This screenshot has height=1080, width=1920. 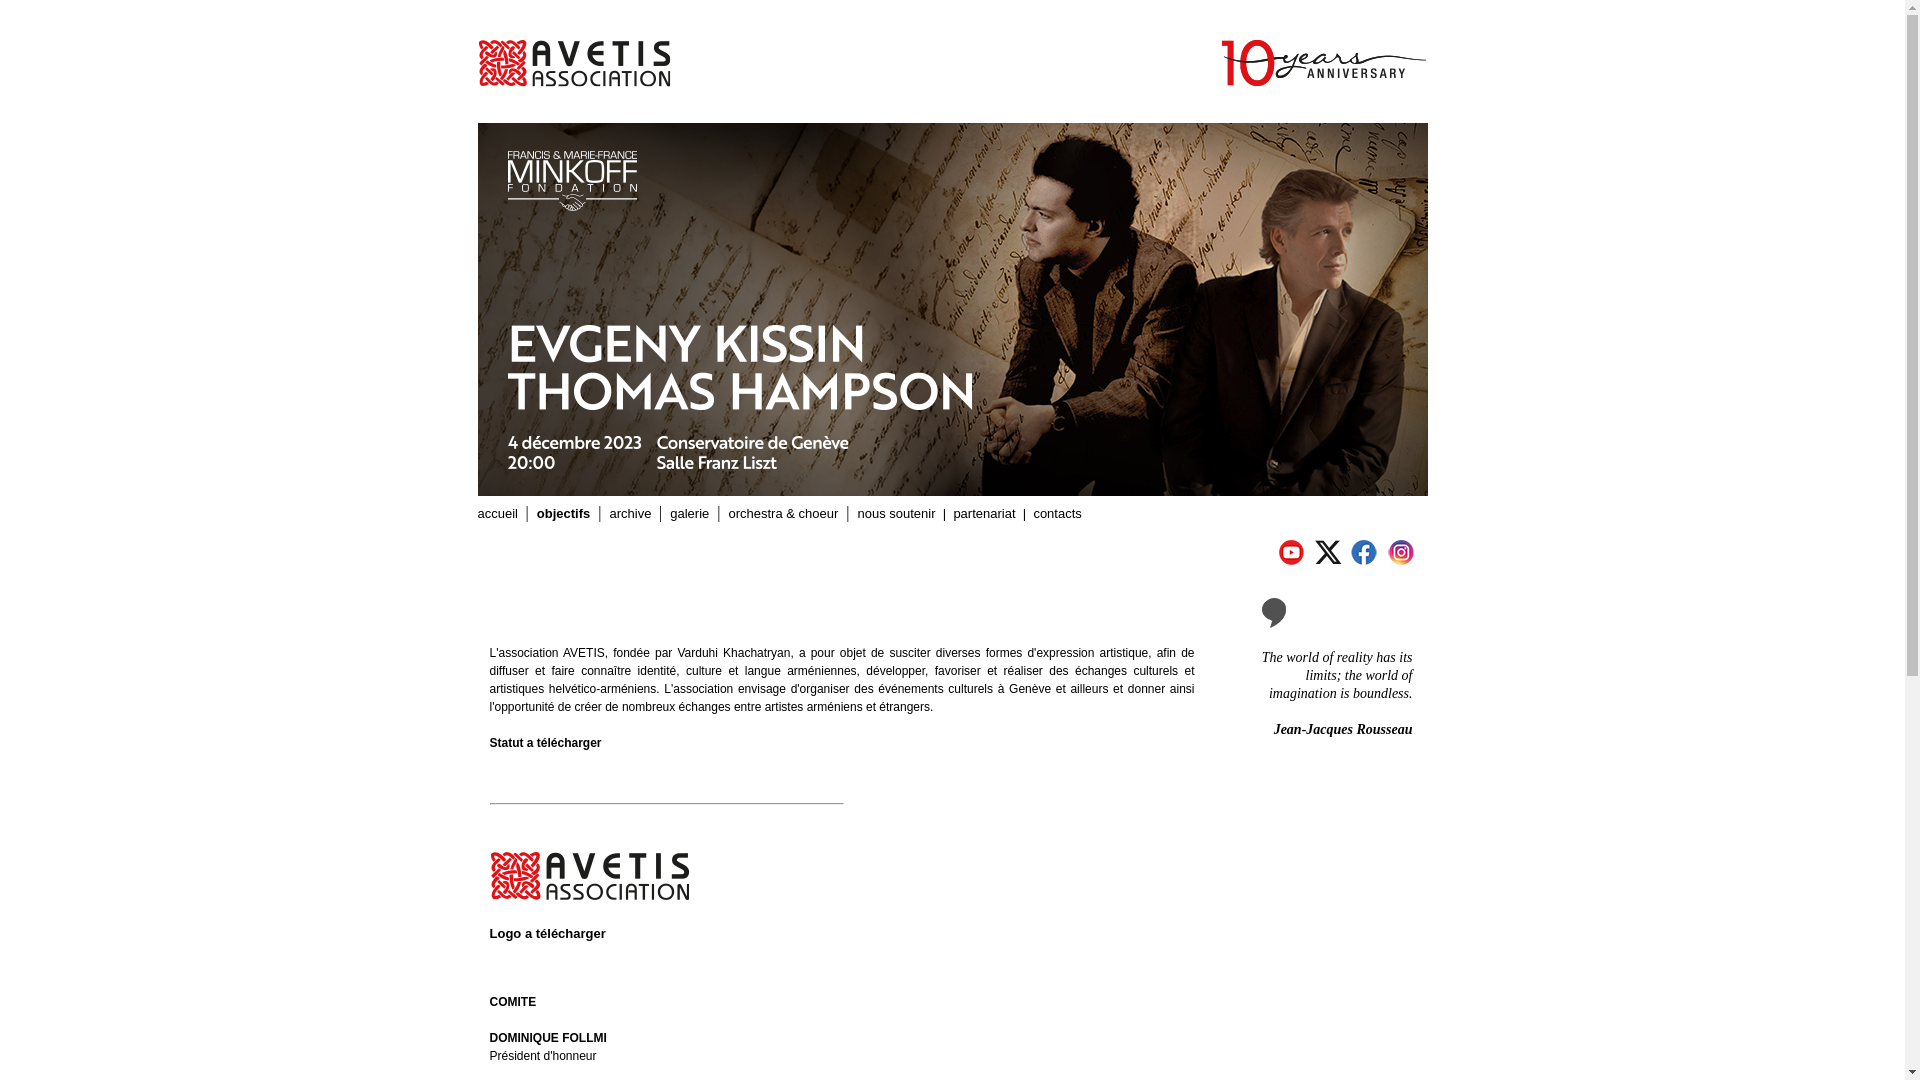 What do you see at coordinates (781, 512) in the screenshot?
I see `'orchestra & choeur'` at bounding box center [781, 512].